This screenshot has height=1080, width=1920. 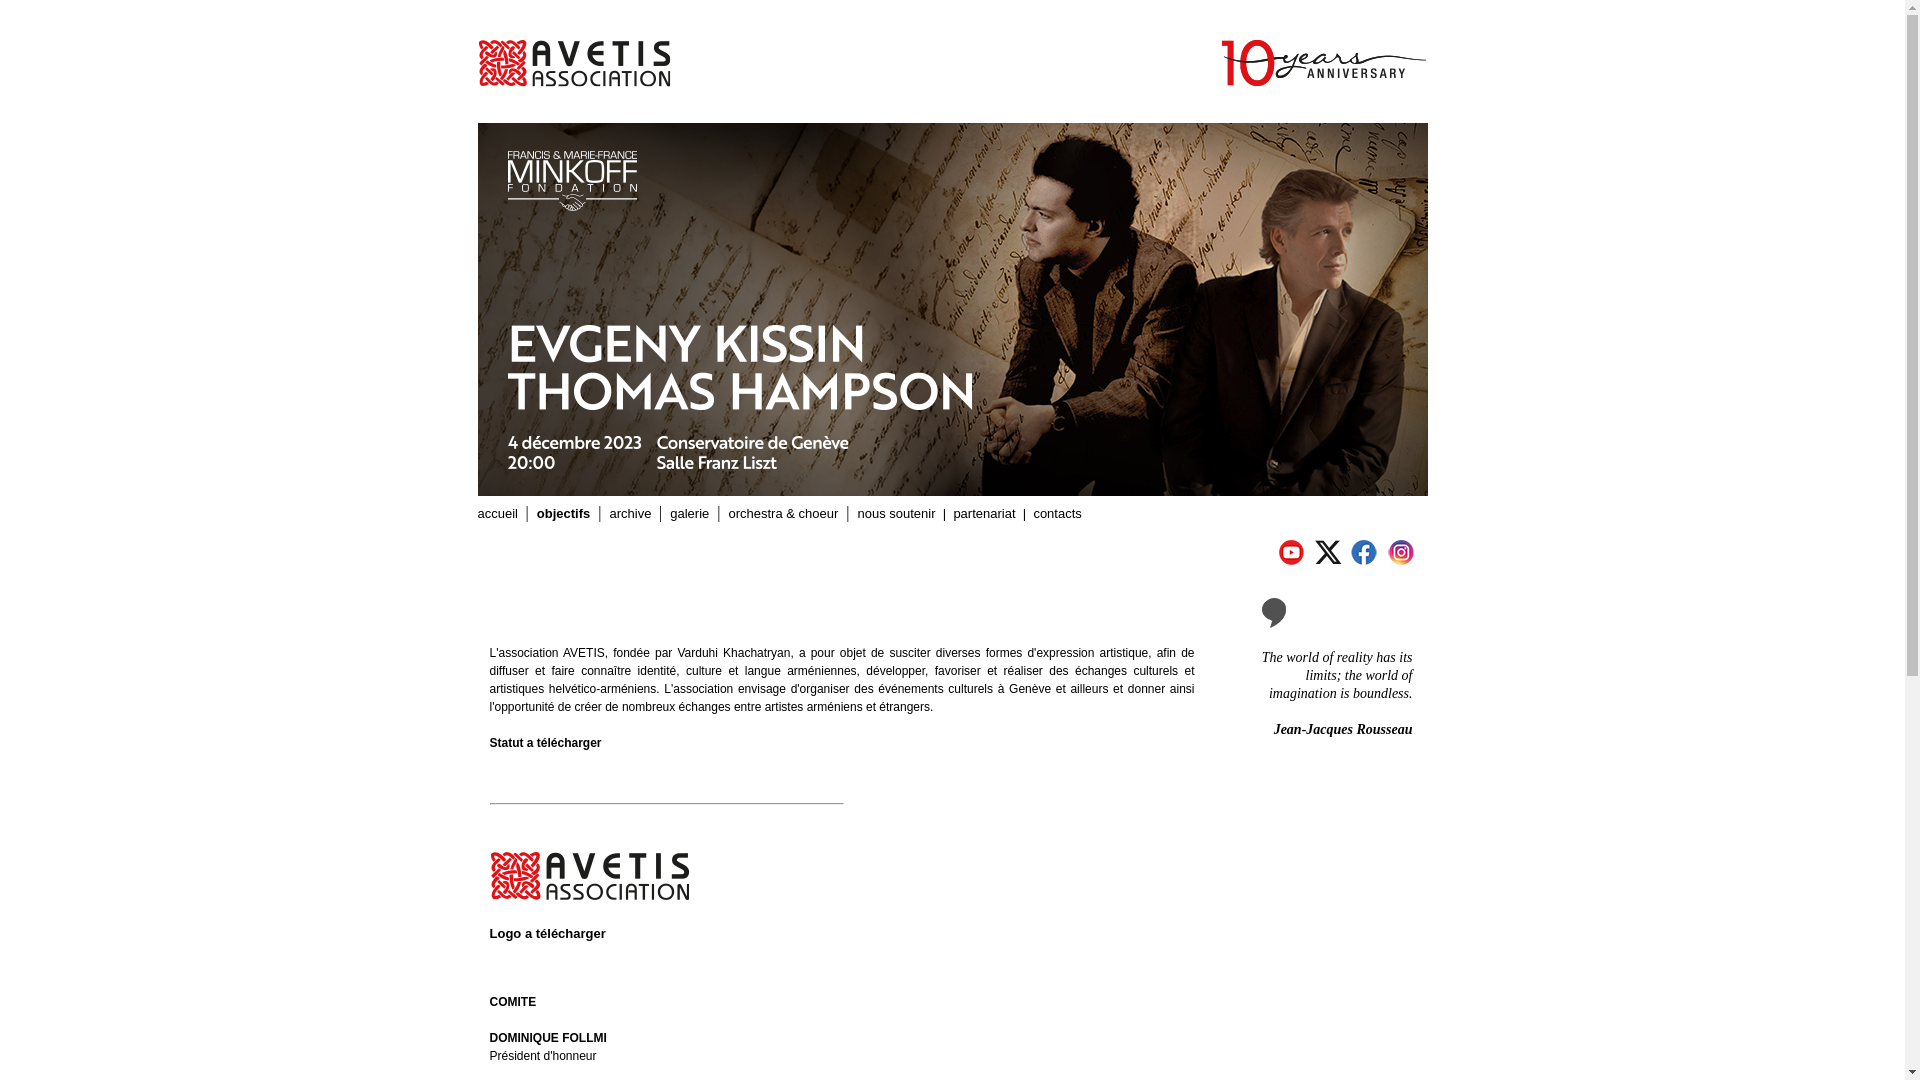 What do you see at coordinates (781, 512) in the screenshot?
I see `'orchestra & choeur'` at bounding box center [781, 512].